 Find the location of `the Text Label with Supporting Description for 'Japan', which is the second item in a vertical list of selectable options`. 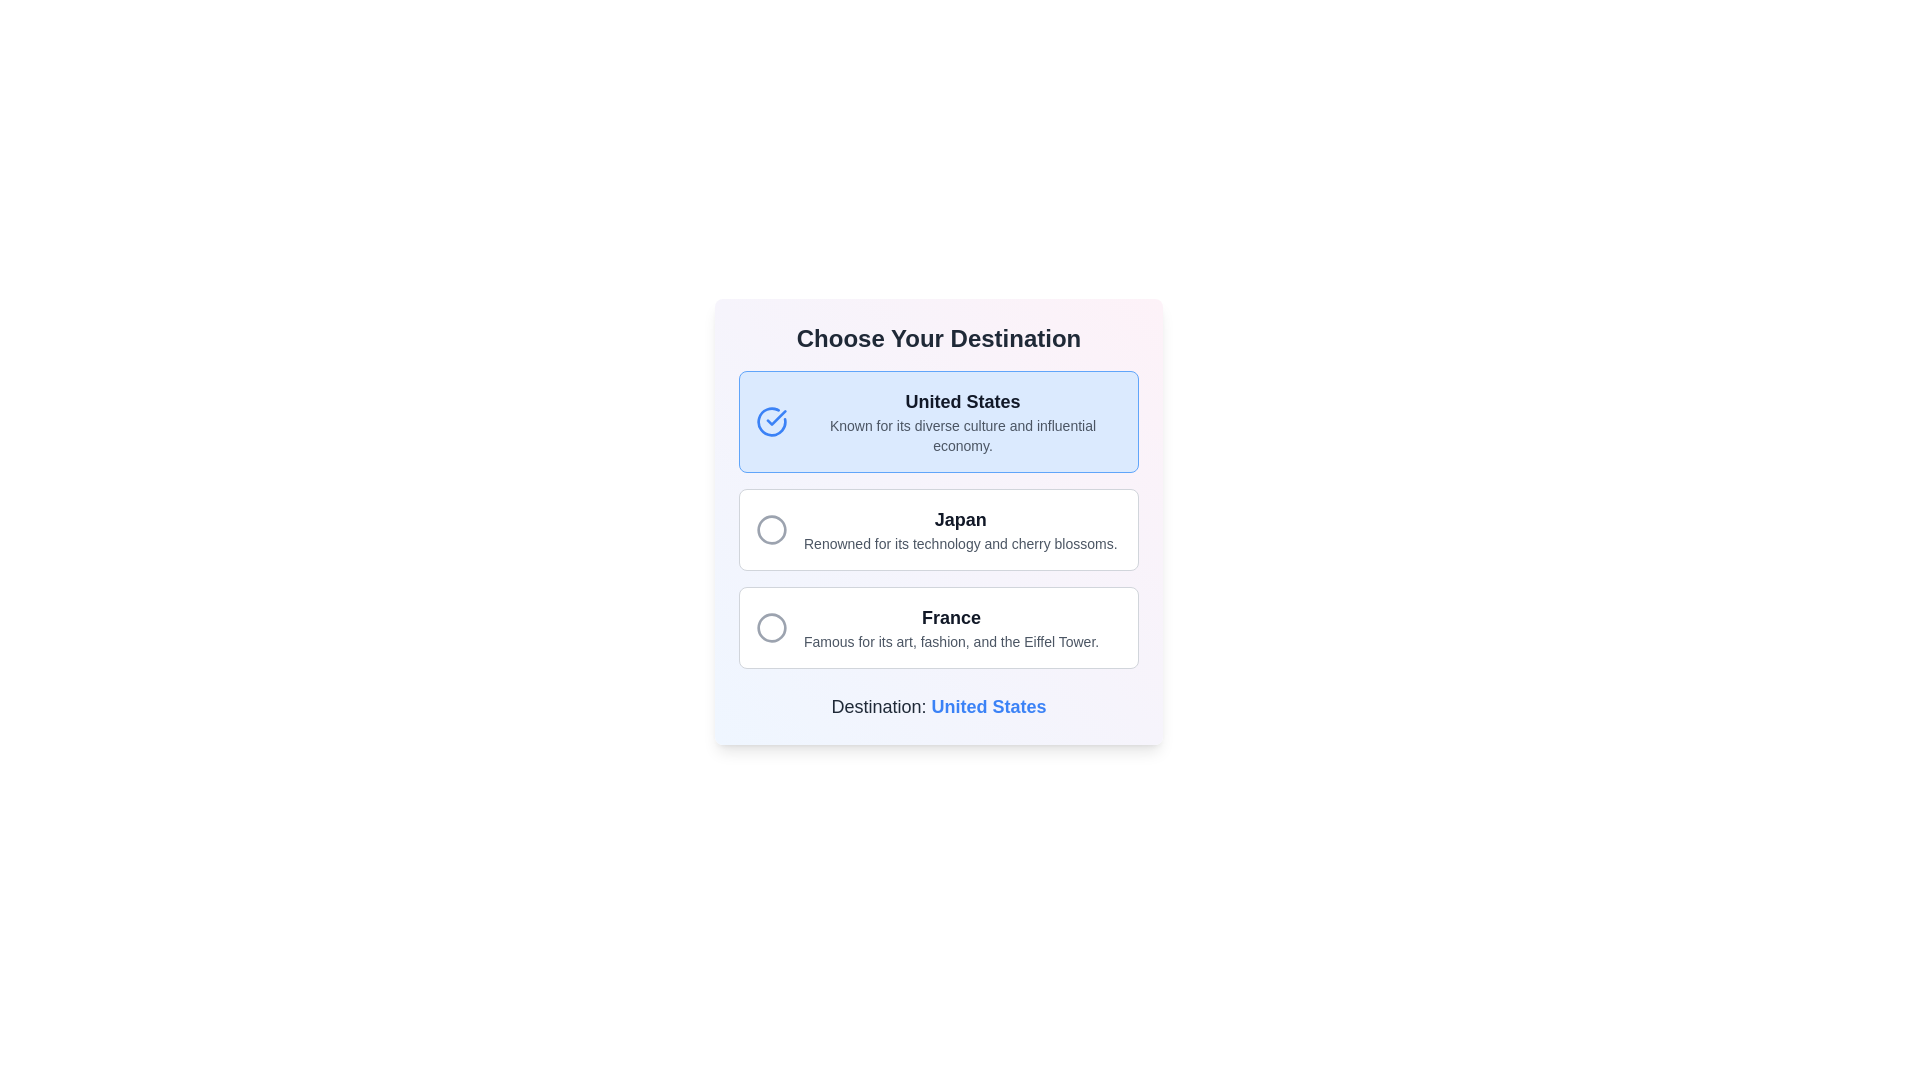

the Text Label with Supporting Description for 'Japan', which is the second item in a vertical list of selectable options is located at coordinates (960, 528).